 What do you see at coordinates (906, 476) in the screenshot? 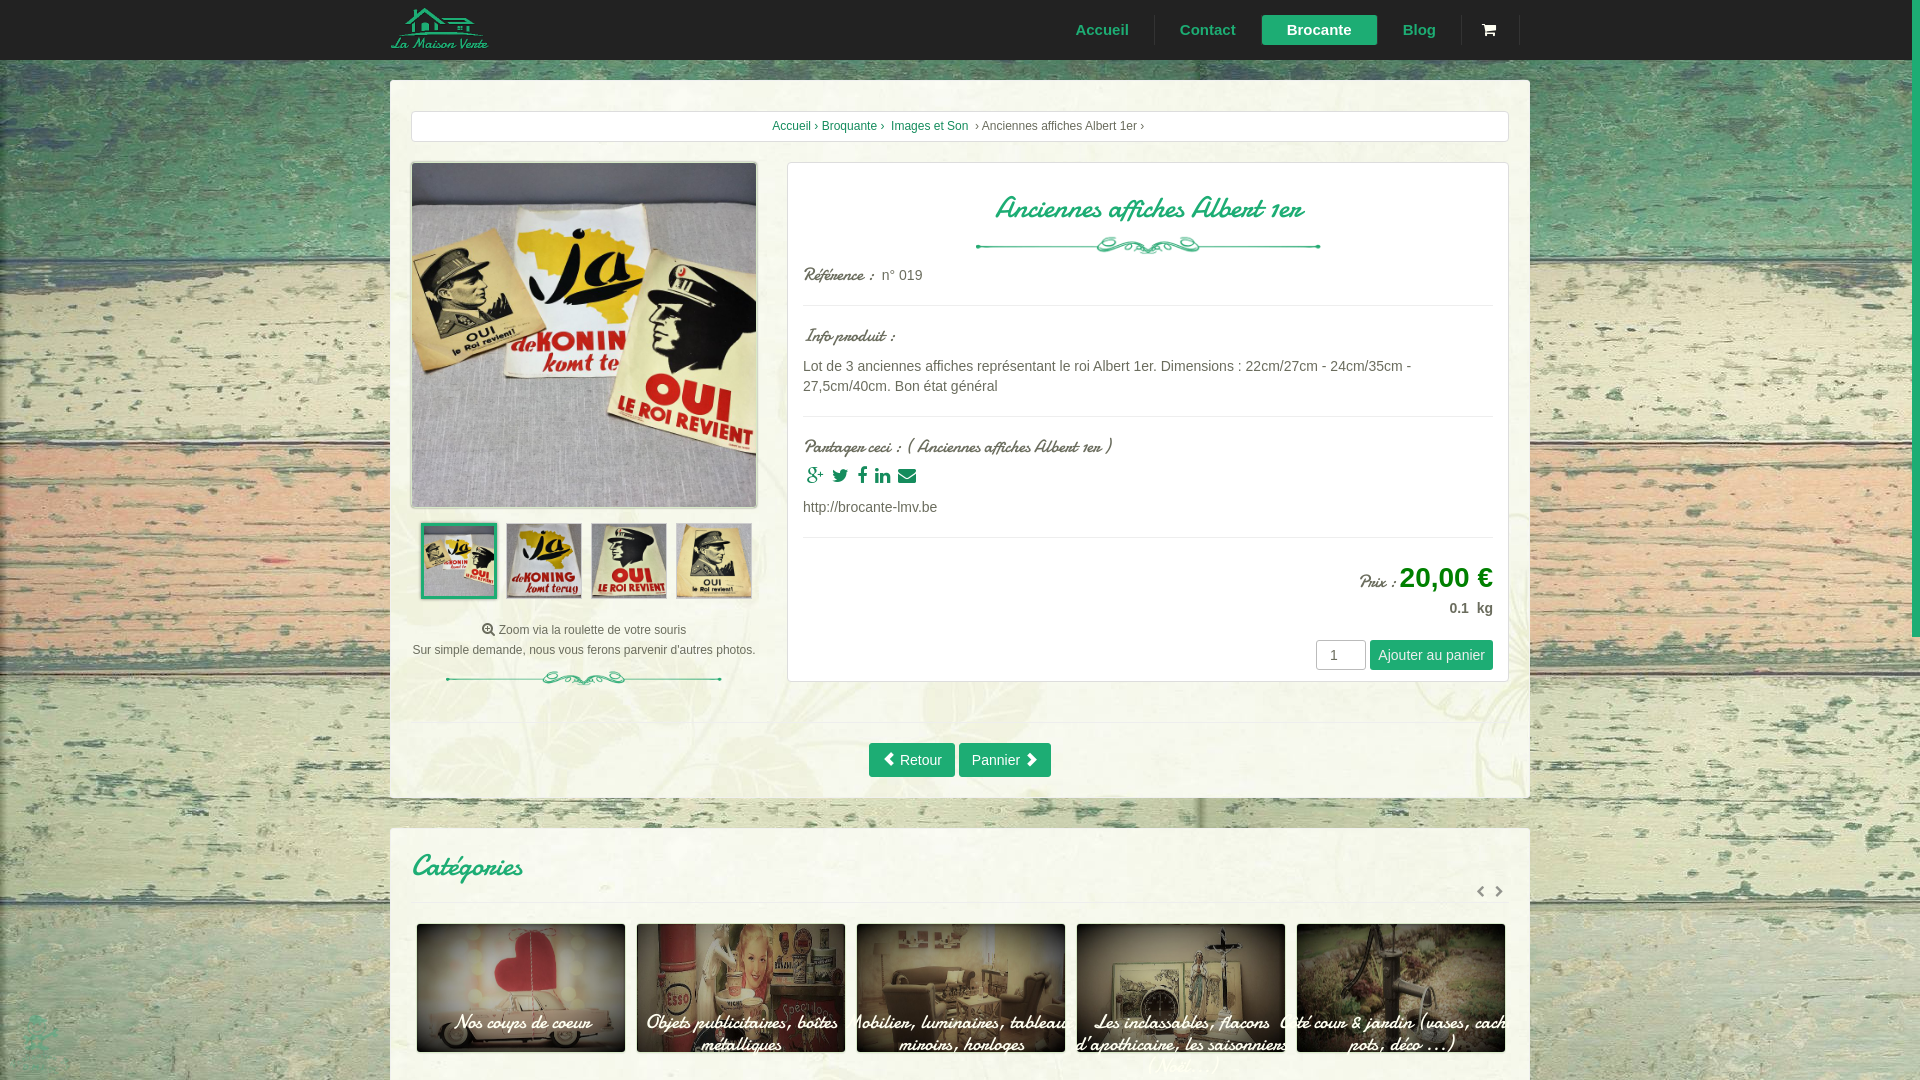
I see `'Envoyer par mail'` at bounding box center [906, 476].